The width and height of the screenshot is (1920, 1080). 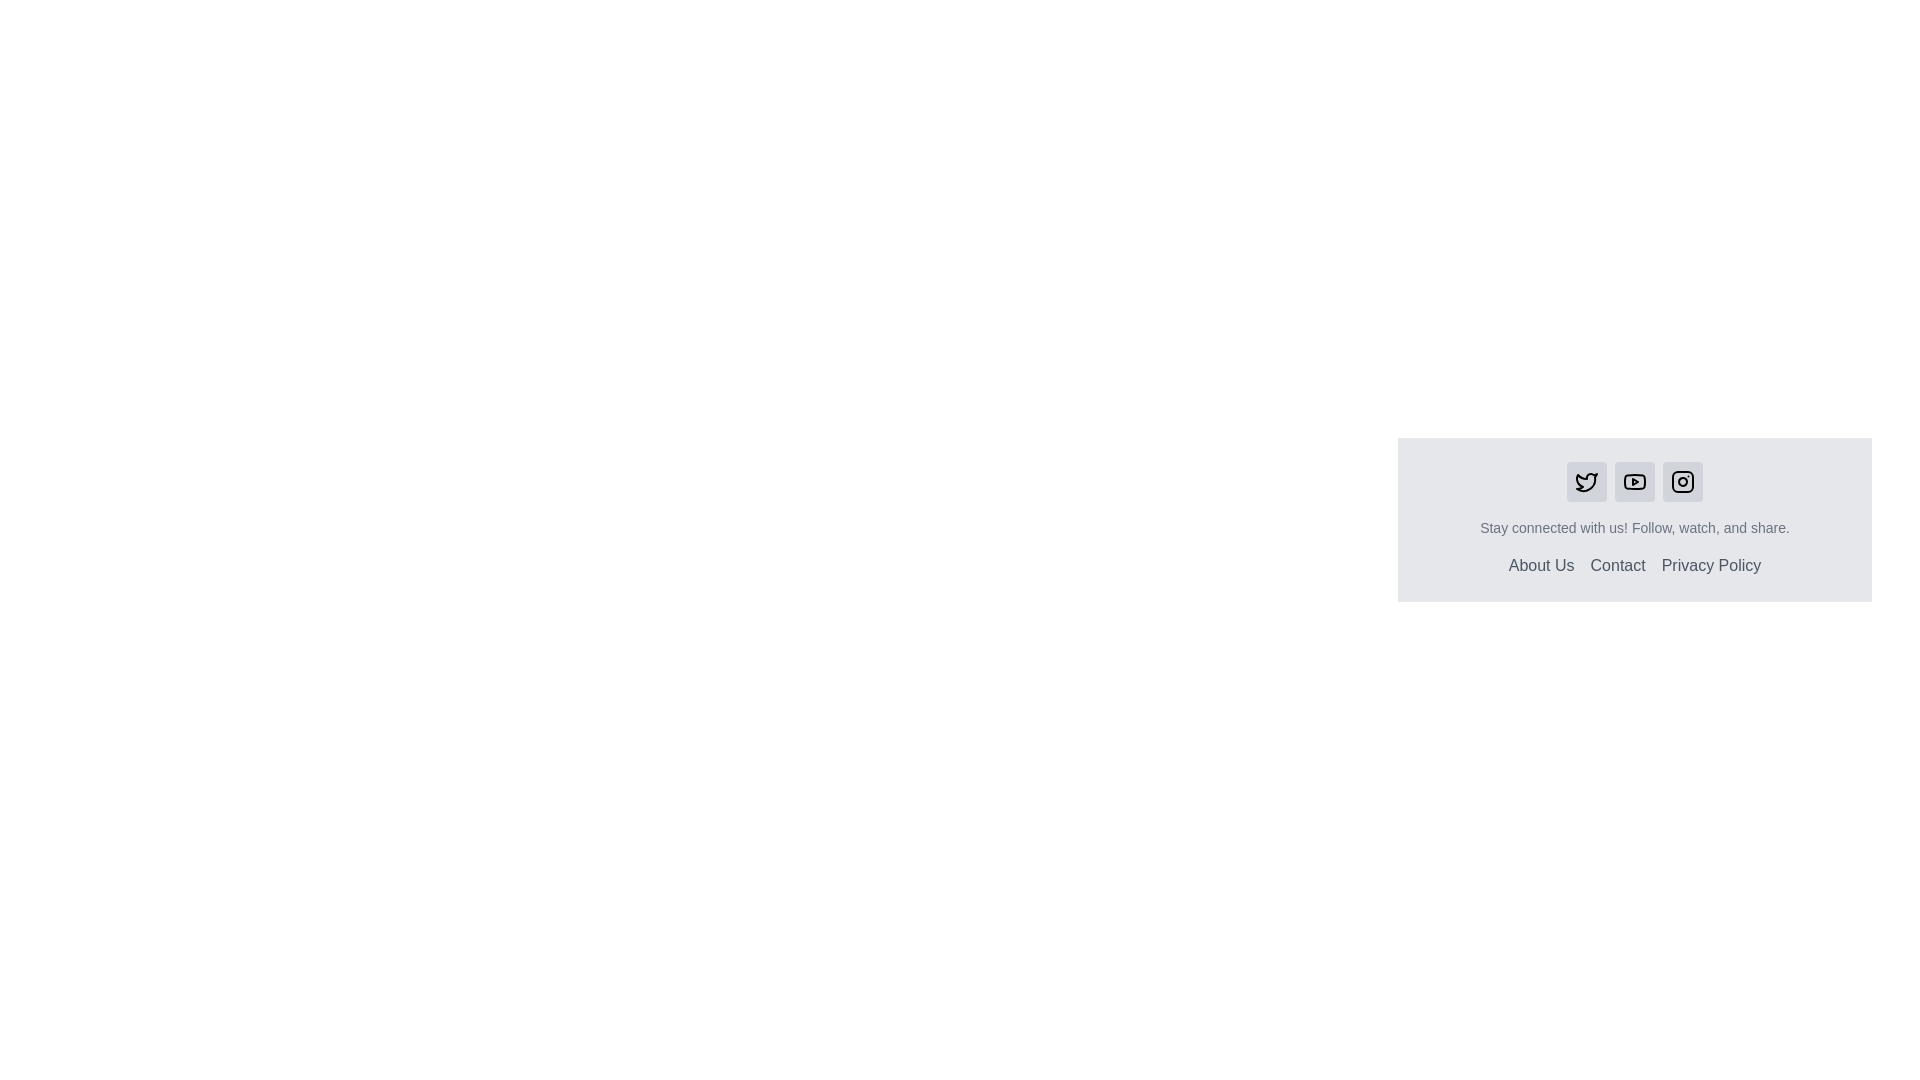 I want to click on the Twitter icon, so click(x=1586, y=482).